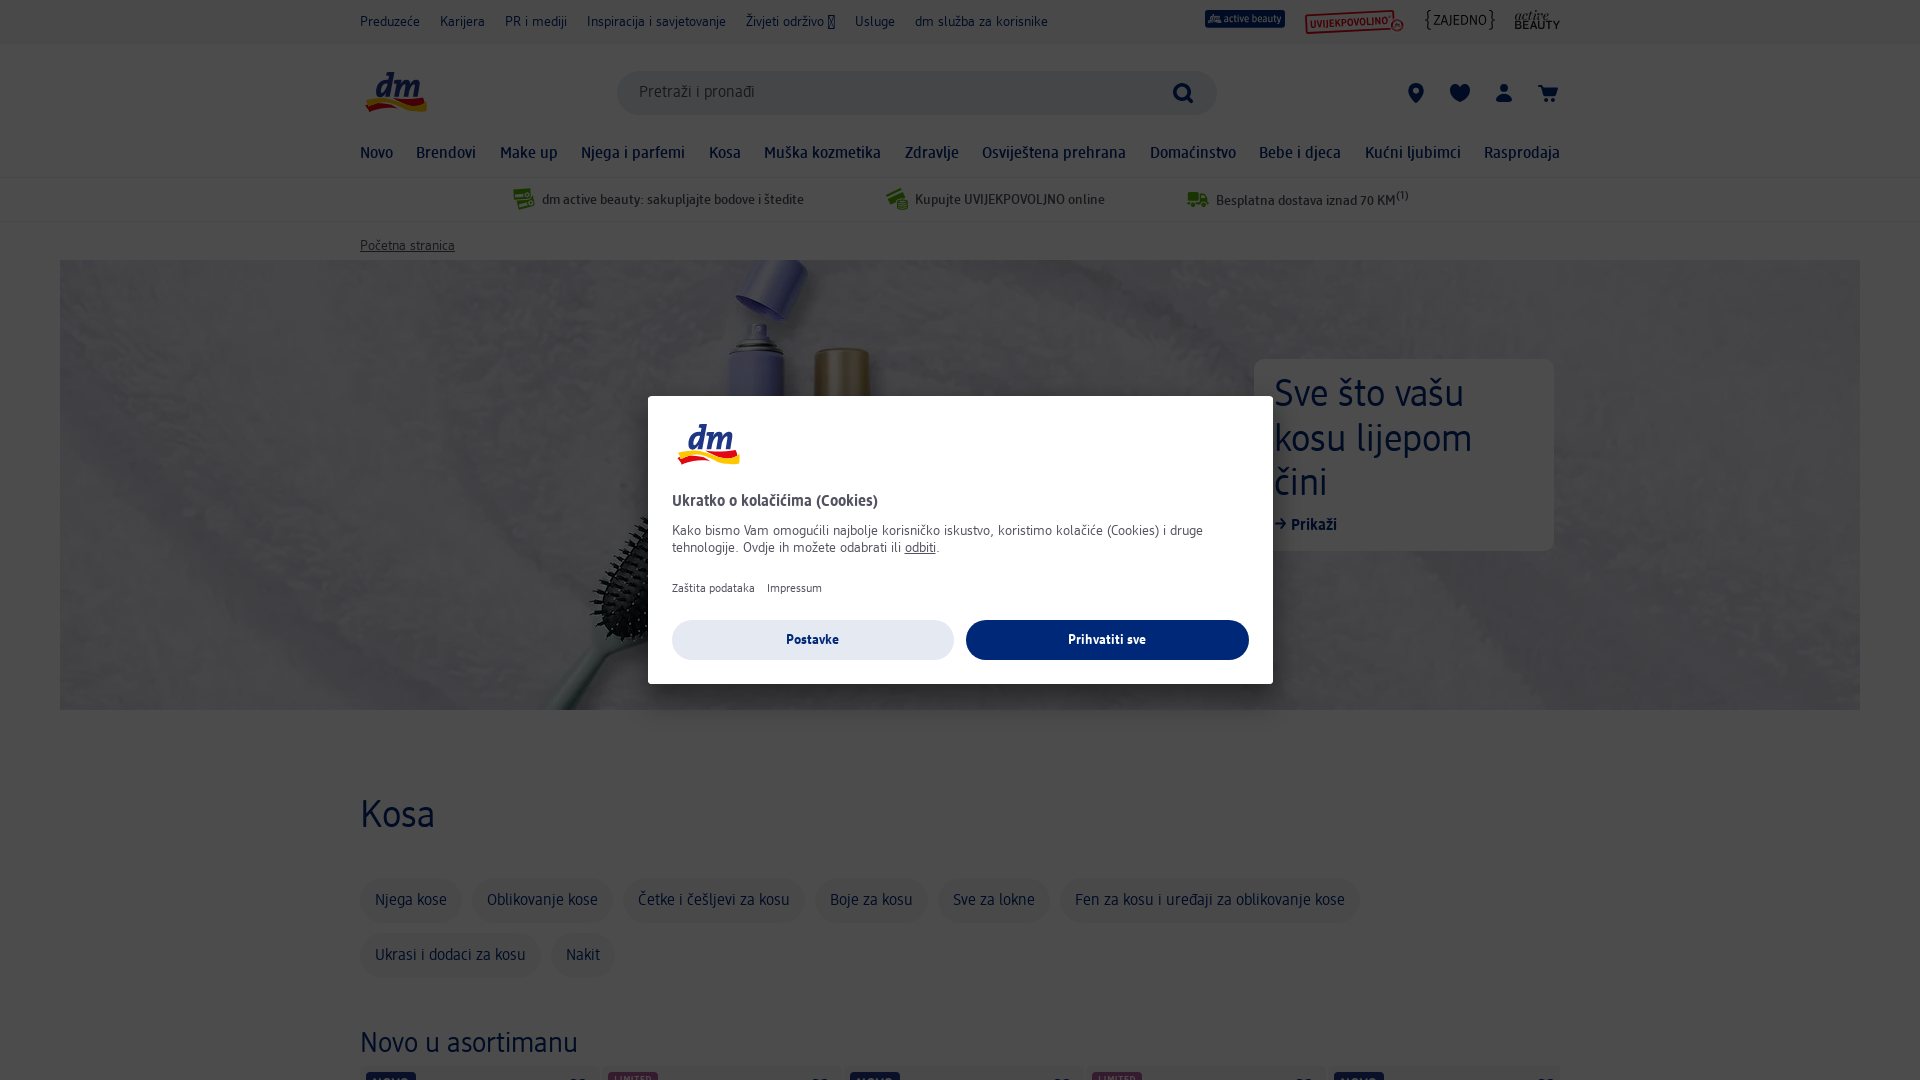 The height and width of the screenshot is (1080, 1920). Describe the element at coordinates (624, 153) in the screenshot. I see `'Njega i parfemi'` at that location.